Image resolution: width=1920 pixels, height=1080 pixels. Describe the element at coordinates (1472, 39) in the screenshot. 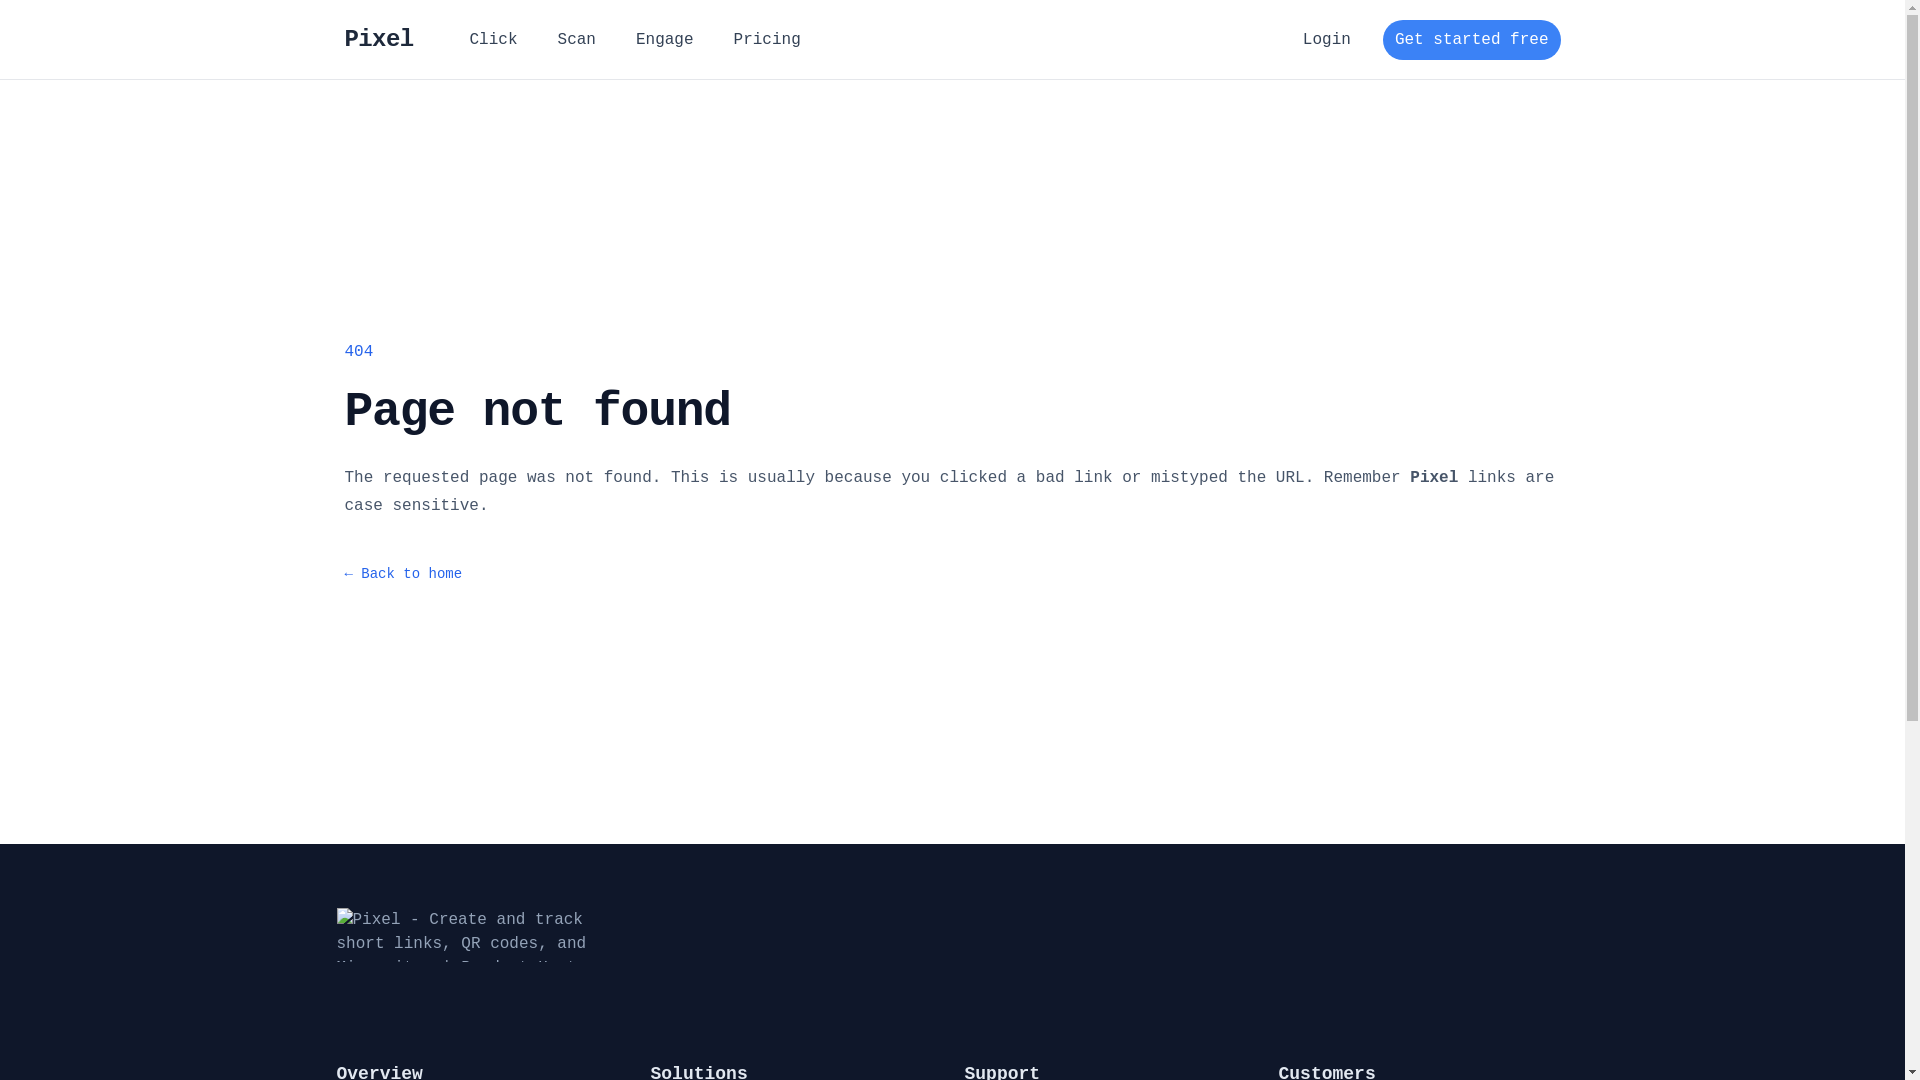

I see `'Get started free'` at that location.